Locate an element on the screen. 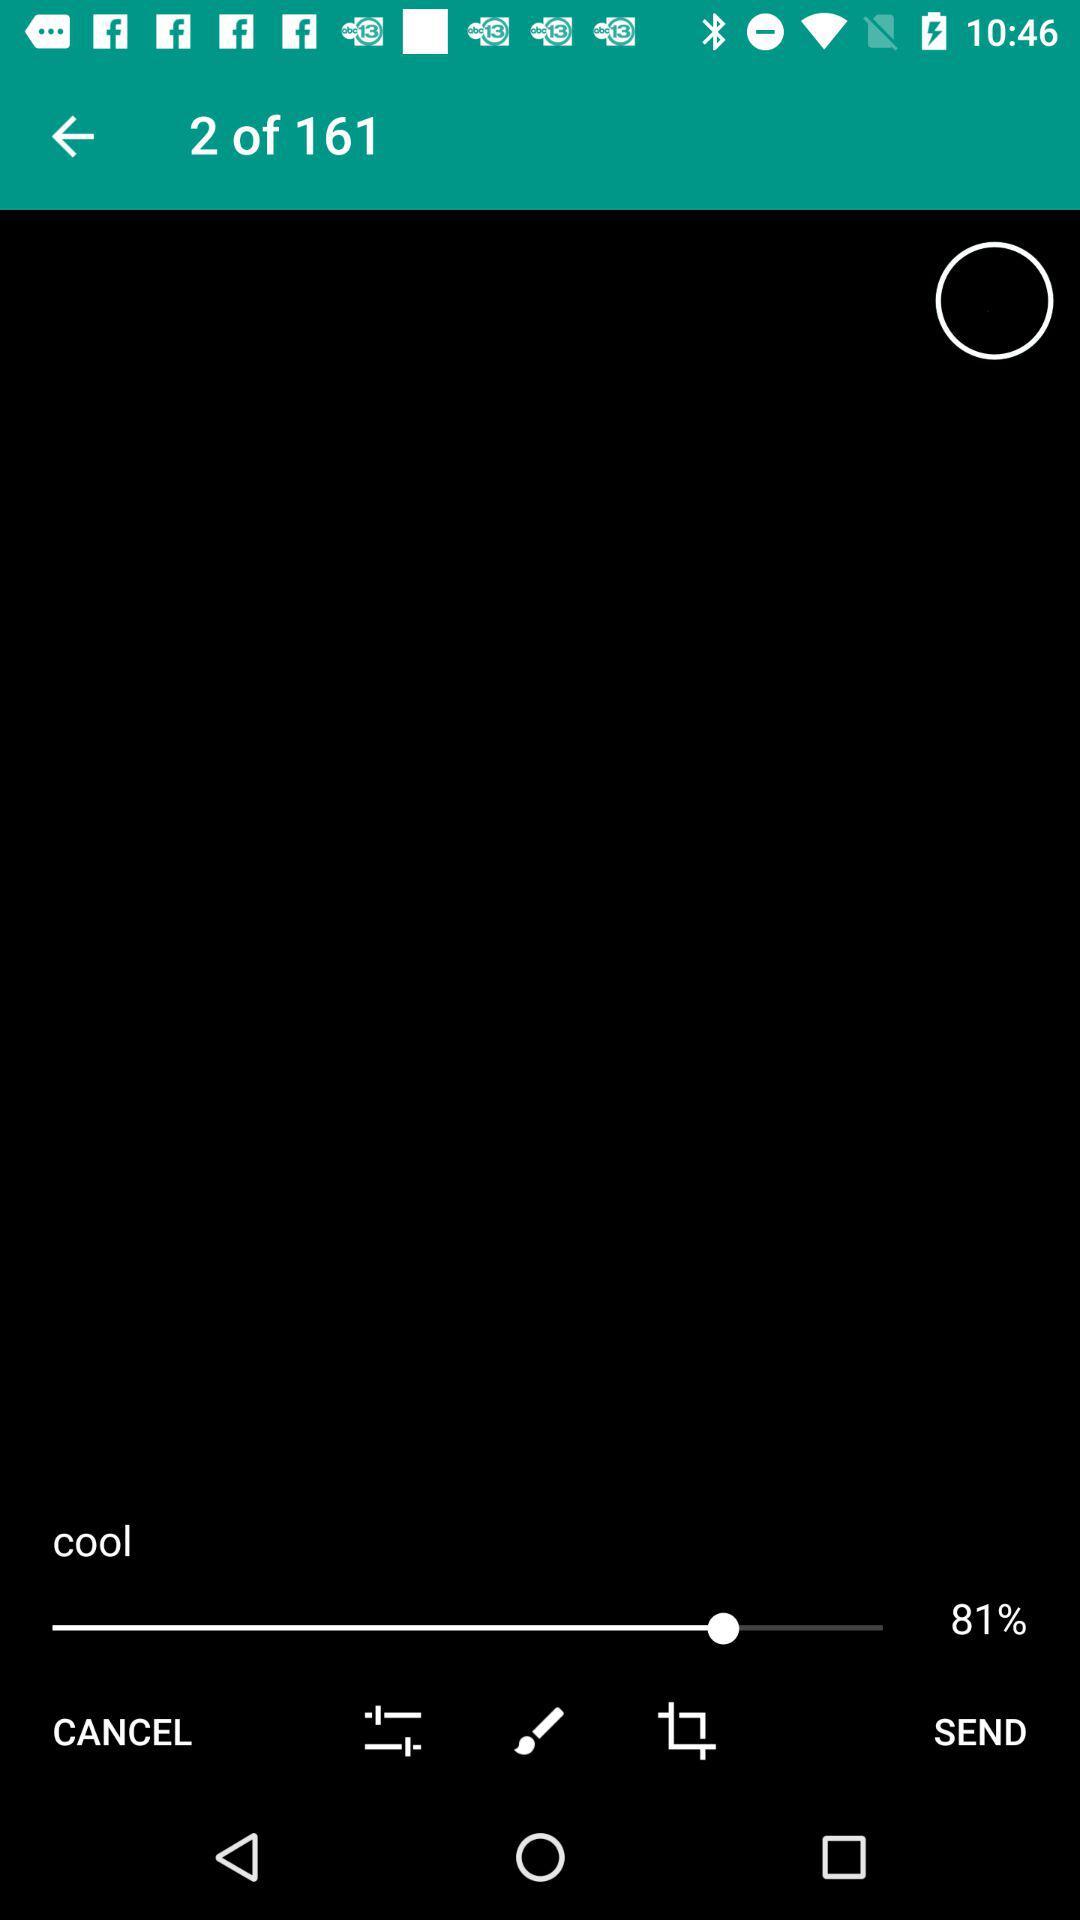 Image resolution: width=1080 pixels, height=1920 pixels. draw is located at coordinates (540, 1730).